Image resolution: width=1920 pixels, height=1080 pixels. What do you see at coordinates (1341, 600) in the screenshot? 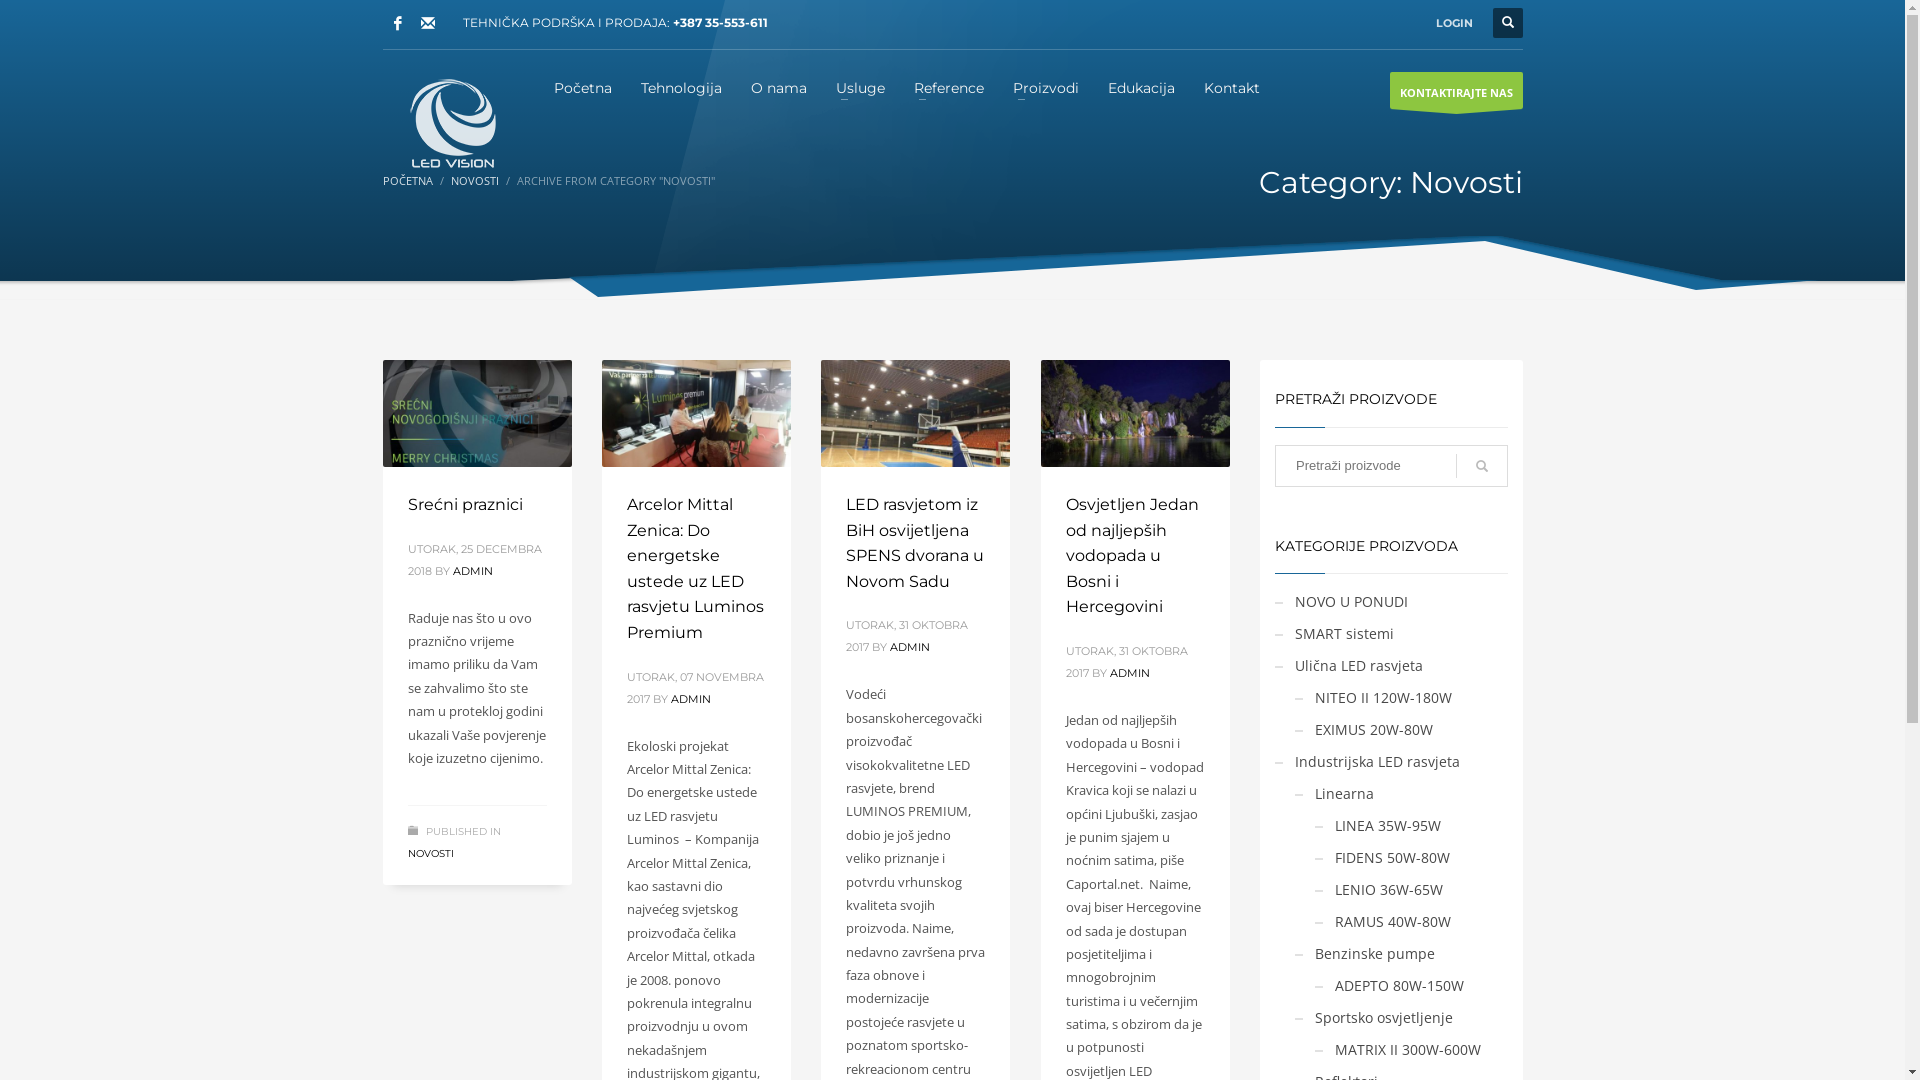
I see `'NOVO U PONUDI'` at bounding box center [1341, 600].